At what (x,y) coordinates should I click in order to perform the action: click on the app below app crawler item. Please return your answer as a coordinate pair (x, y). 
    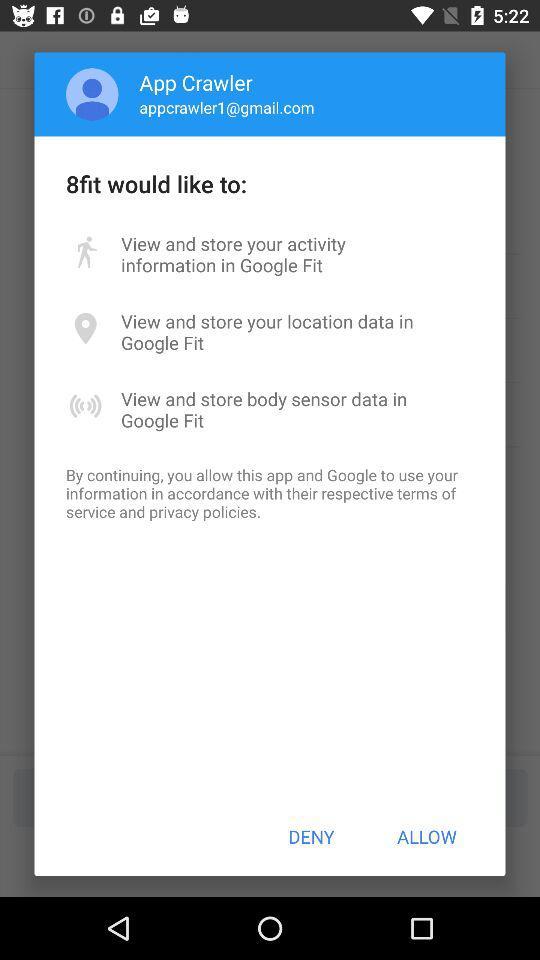
    Looking at the image, I should click on (226, 107).